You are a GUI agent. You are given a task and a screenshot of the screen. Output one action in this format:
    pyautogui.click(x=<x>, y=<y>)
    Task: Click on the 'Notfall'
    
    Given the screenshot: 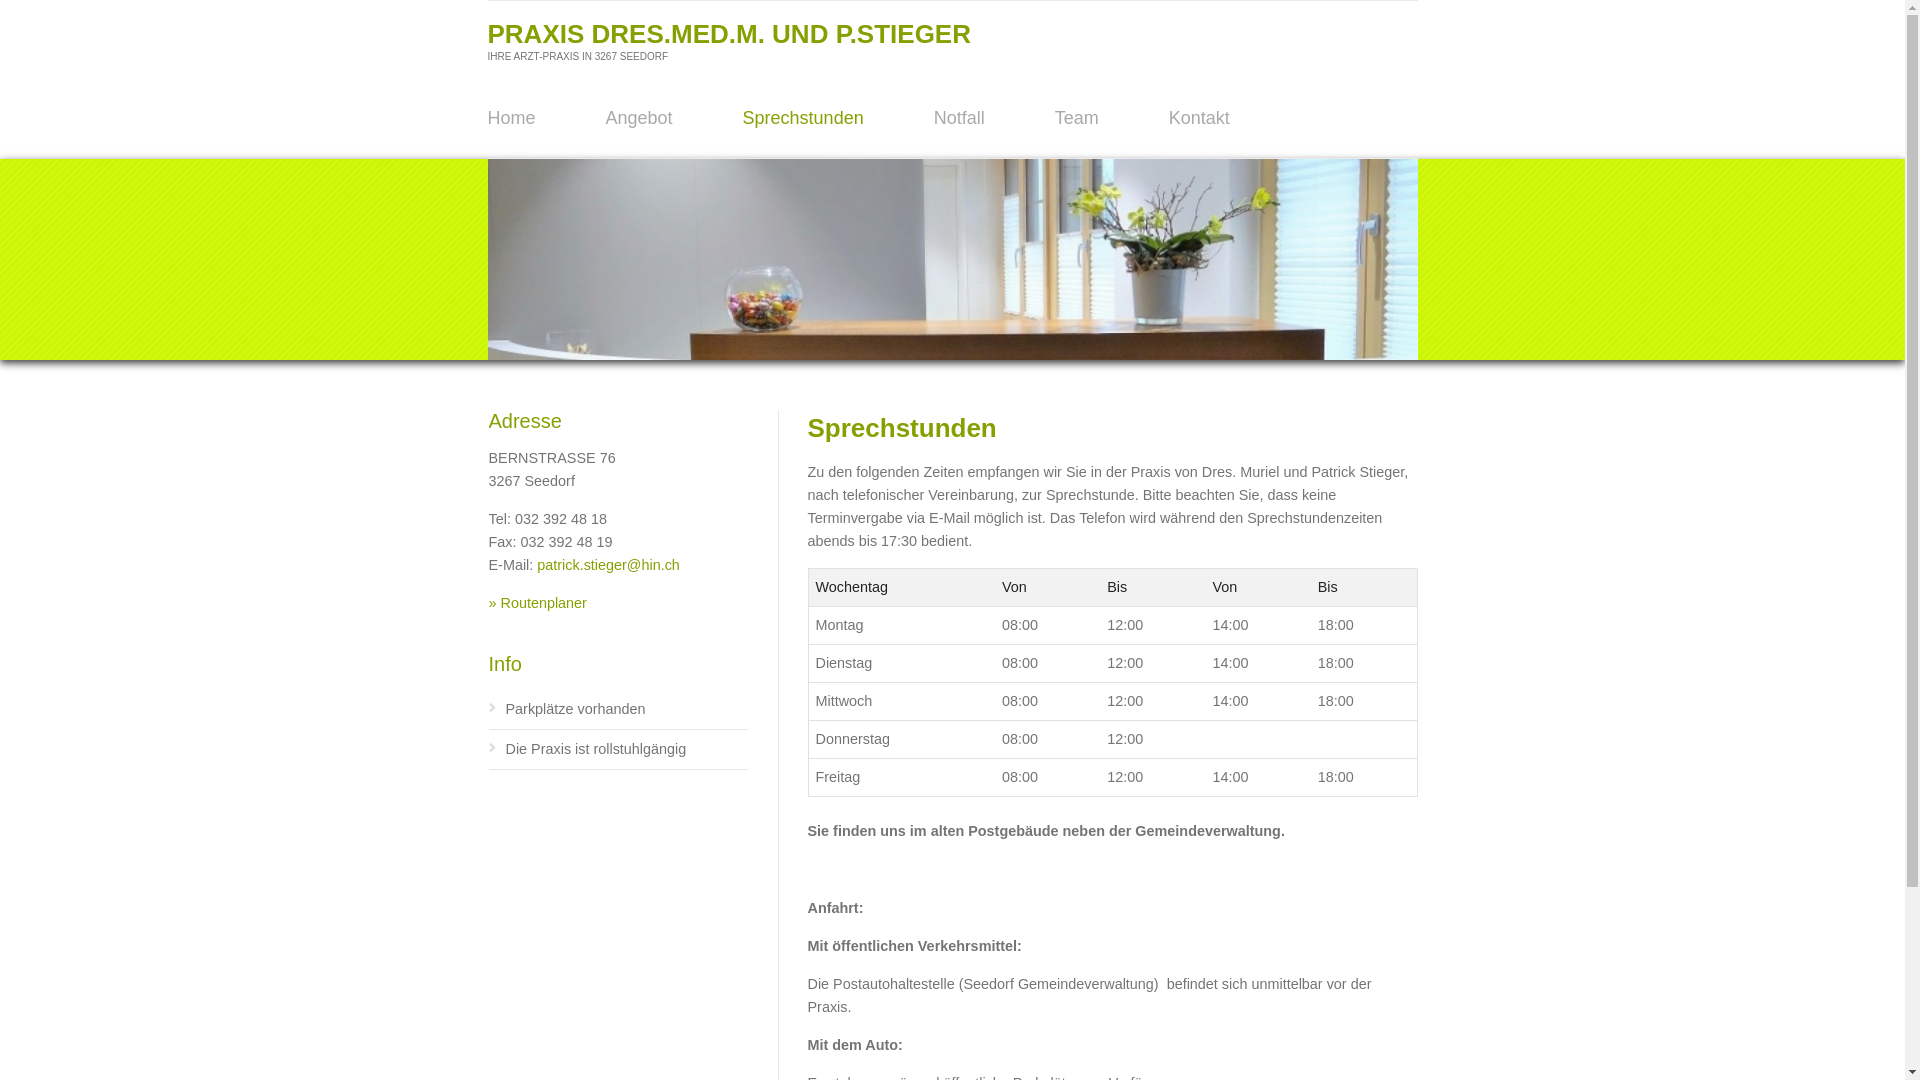 What is the action you would take?
    pyautogui.click(x=958, y=118)
    